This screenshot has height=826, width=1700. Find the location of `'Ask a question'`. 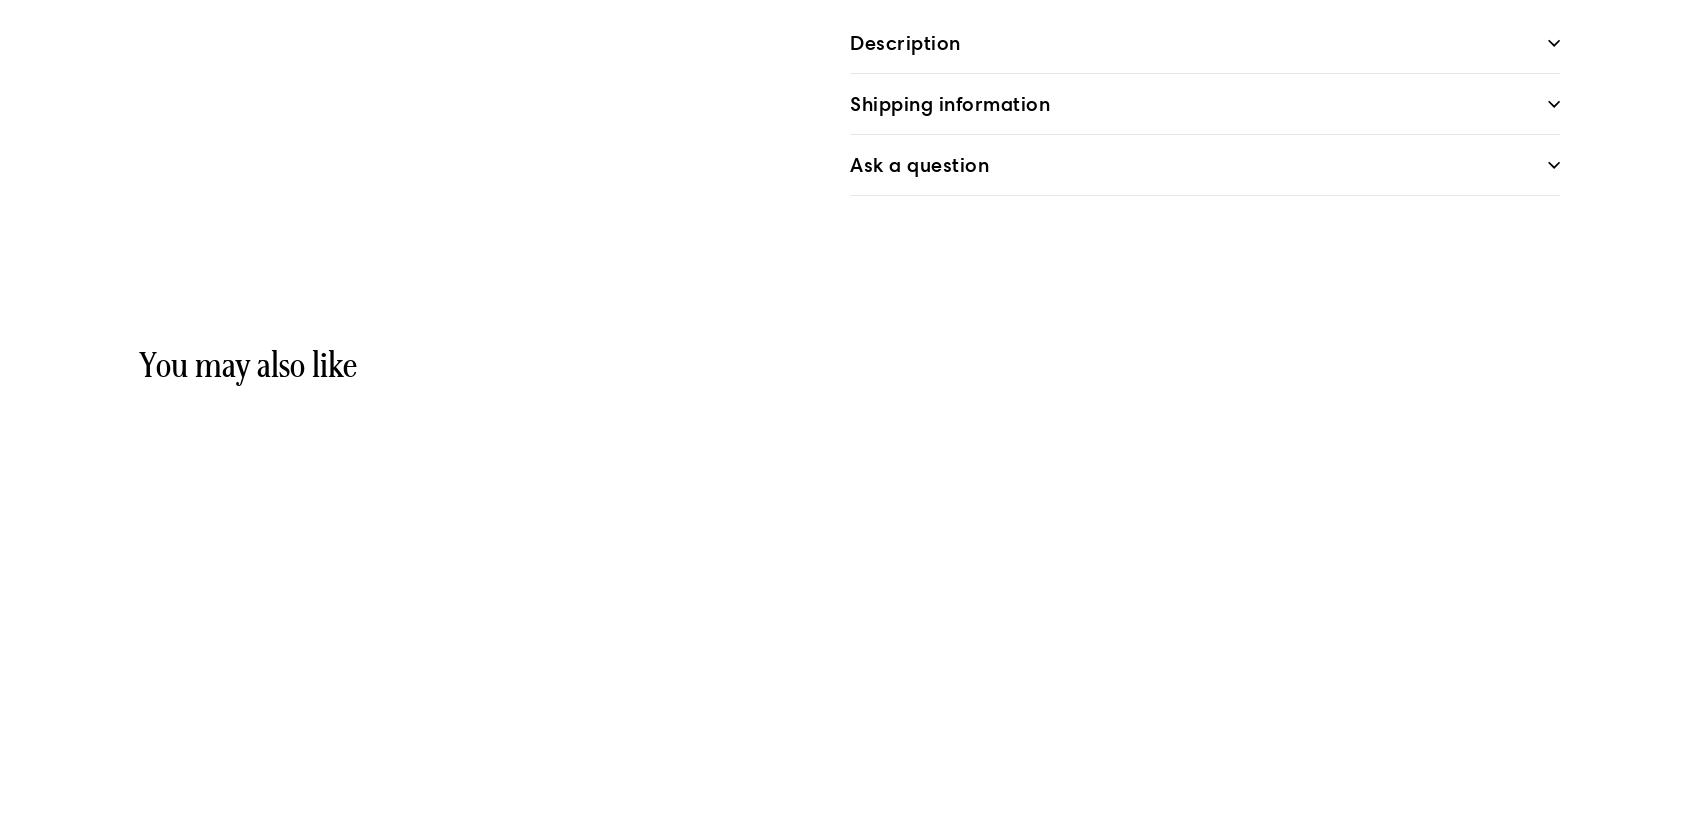

'Ask a question' is located at coordinates (850, 162).